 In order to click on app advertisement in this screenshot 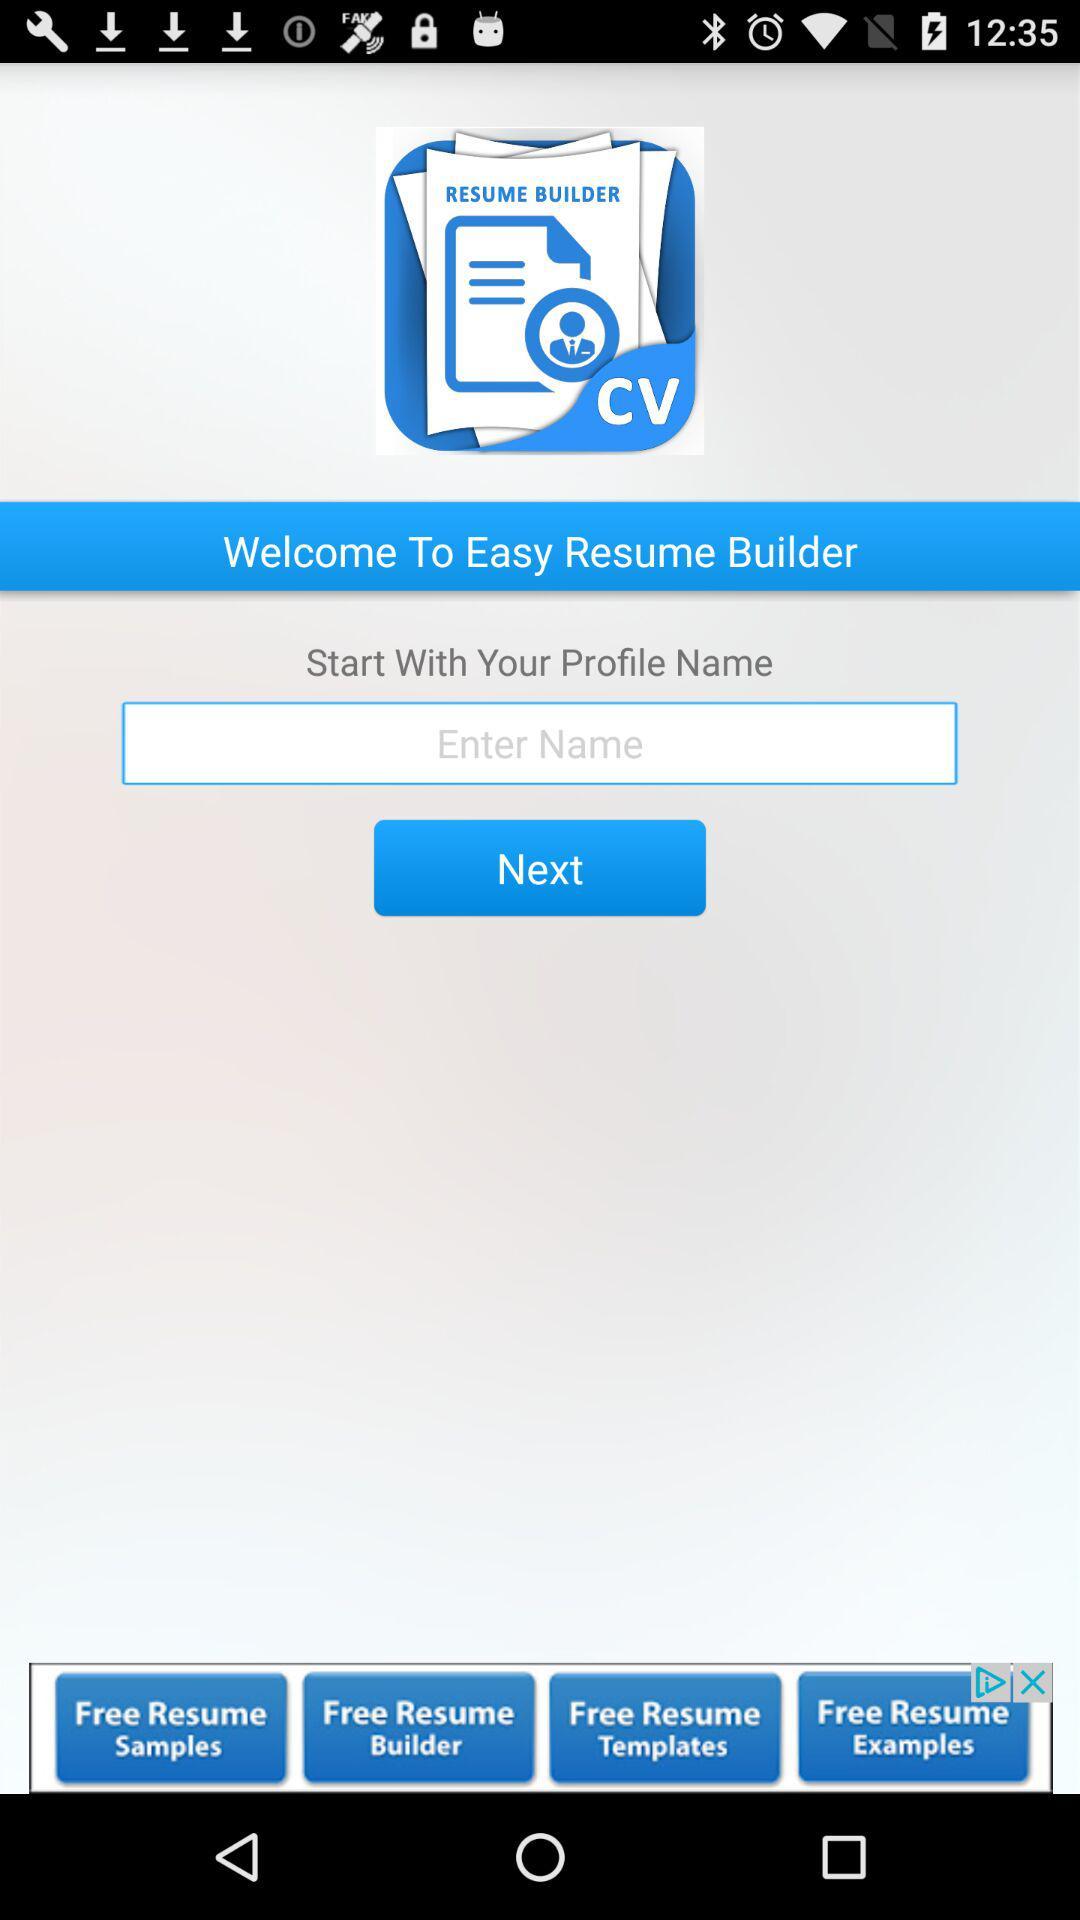, I will do `click(540, 1727)`.